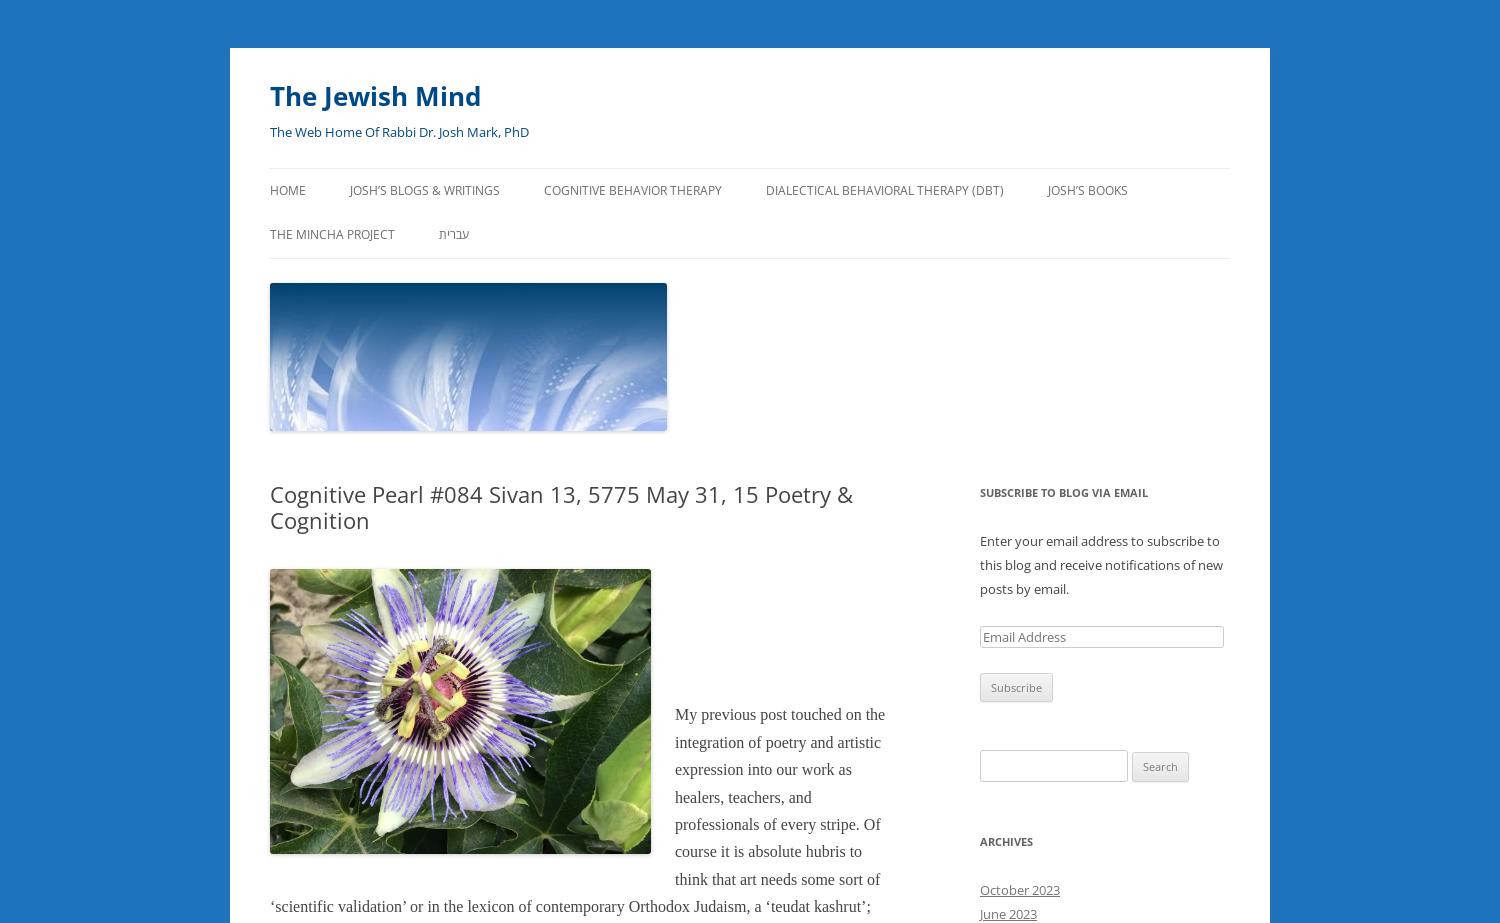 This screenshot has width=1500, height=923. Describe the element at coordinates (633, 190) in the screenshot. I see `'Cognitive Behavior Therapy'` at that location.